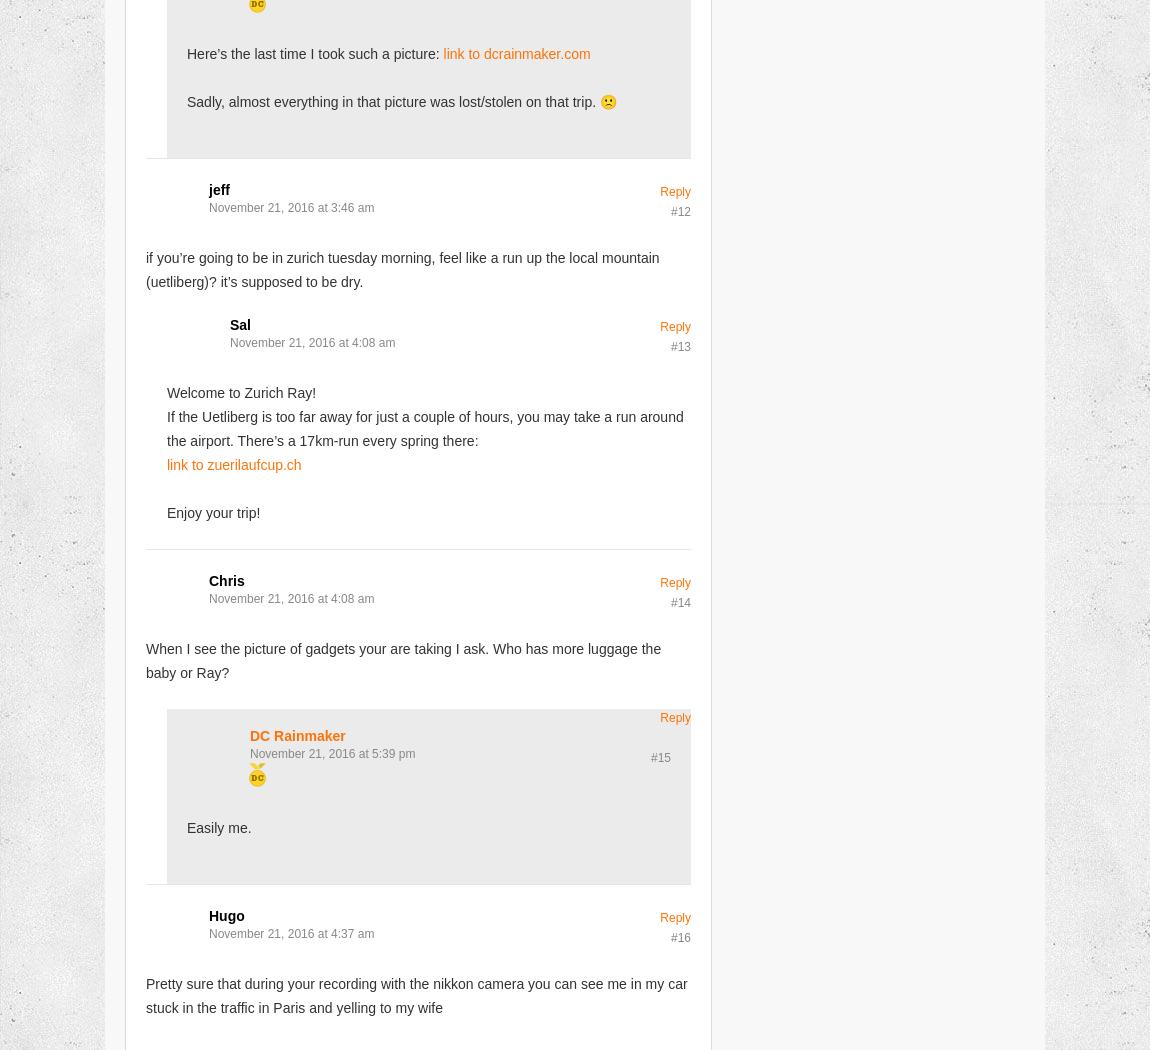 The height and width of the screenshot is (1050, 1150). What do you see at coordinates (425, 426) in the screenshot?
I see `'If the Uetliberg is too far away for just a couple of hours, you may take a run around the airport. There’s a 17km-run every spring there:'` at bounding box center [425, 426].